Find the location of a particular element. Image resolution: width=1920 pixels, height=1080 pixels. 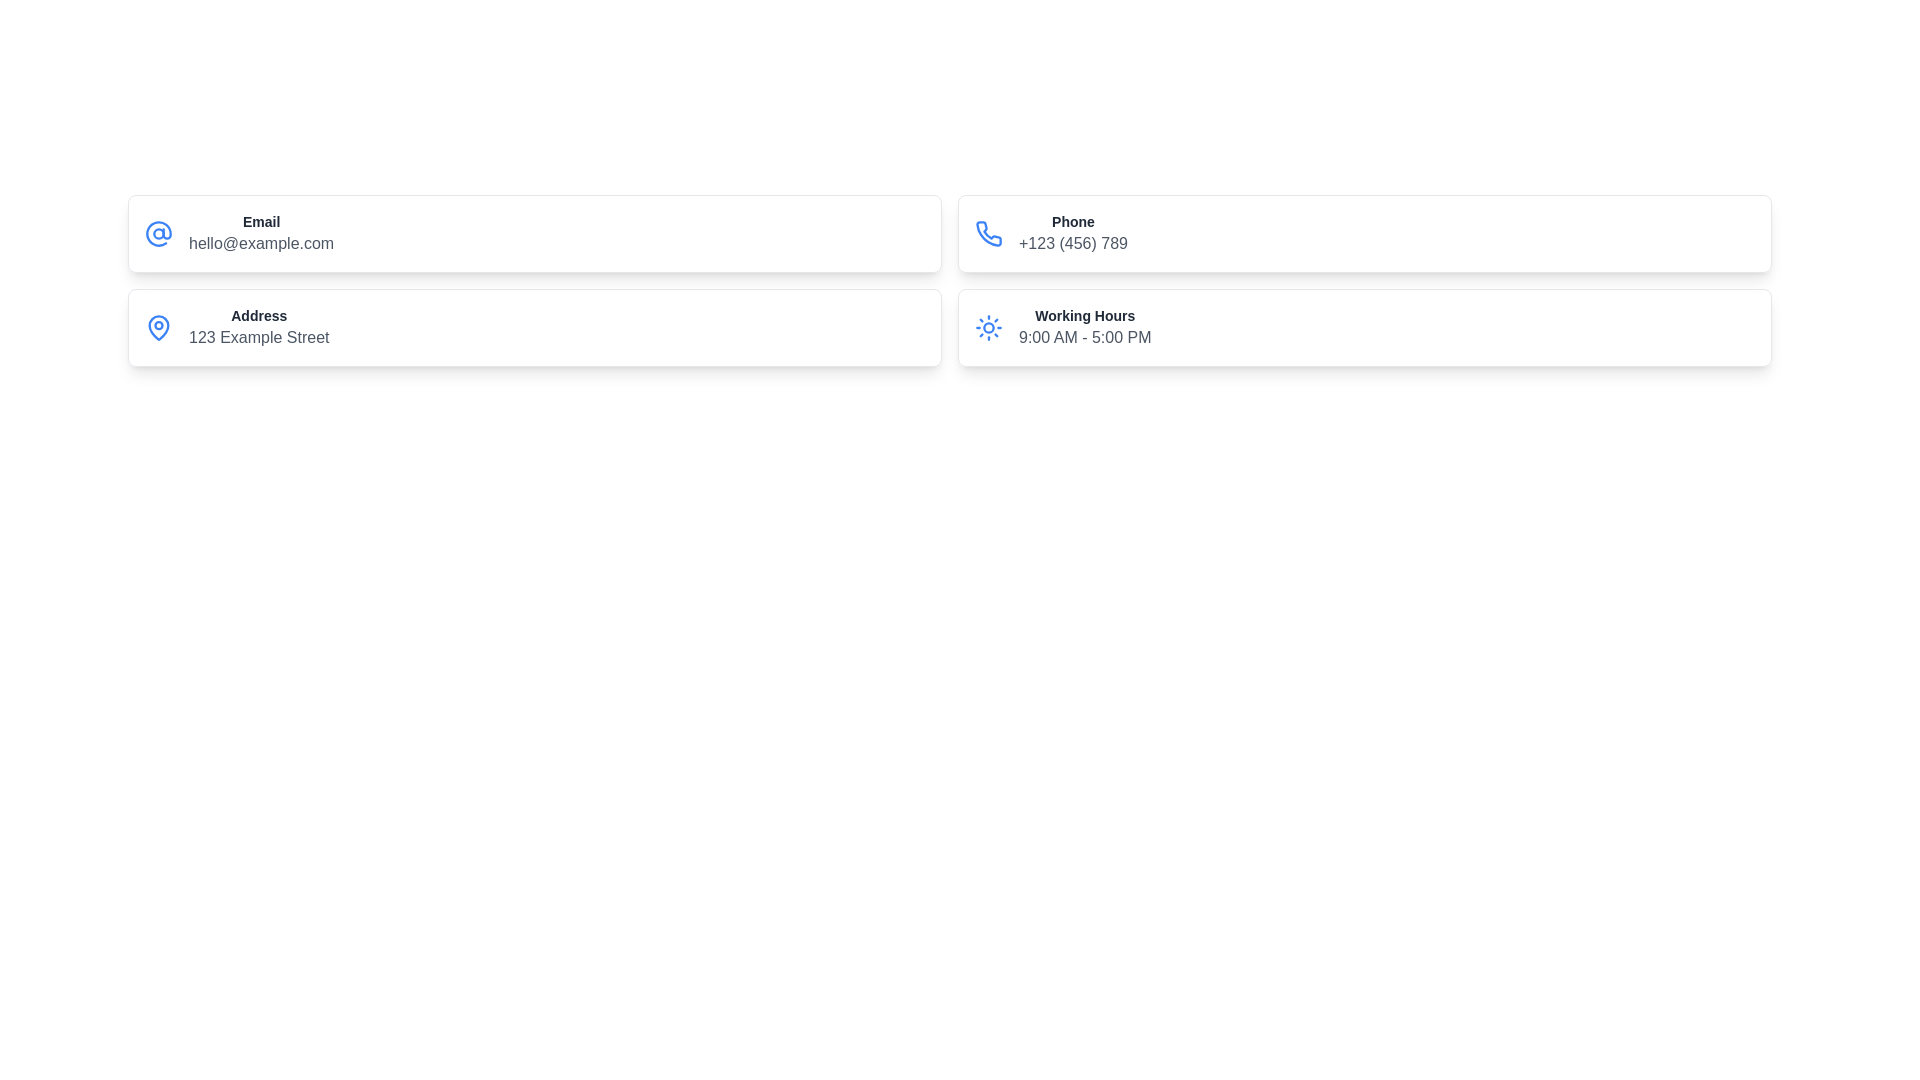

the Informational card displaying 'Working Hours' and '9:00 AM - 5:00 PM' located in the rightmost column of the second row in the grid layout is located at coordinates (1363, 326).